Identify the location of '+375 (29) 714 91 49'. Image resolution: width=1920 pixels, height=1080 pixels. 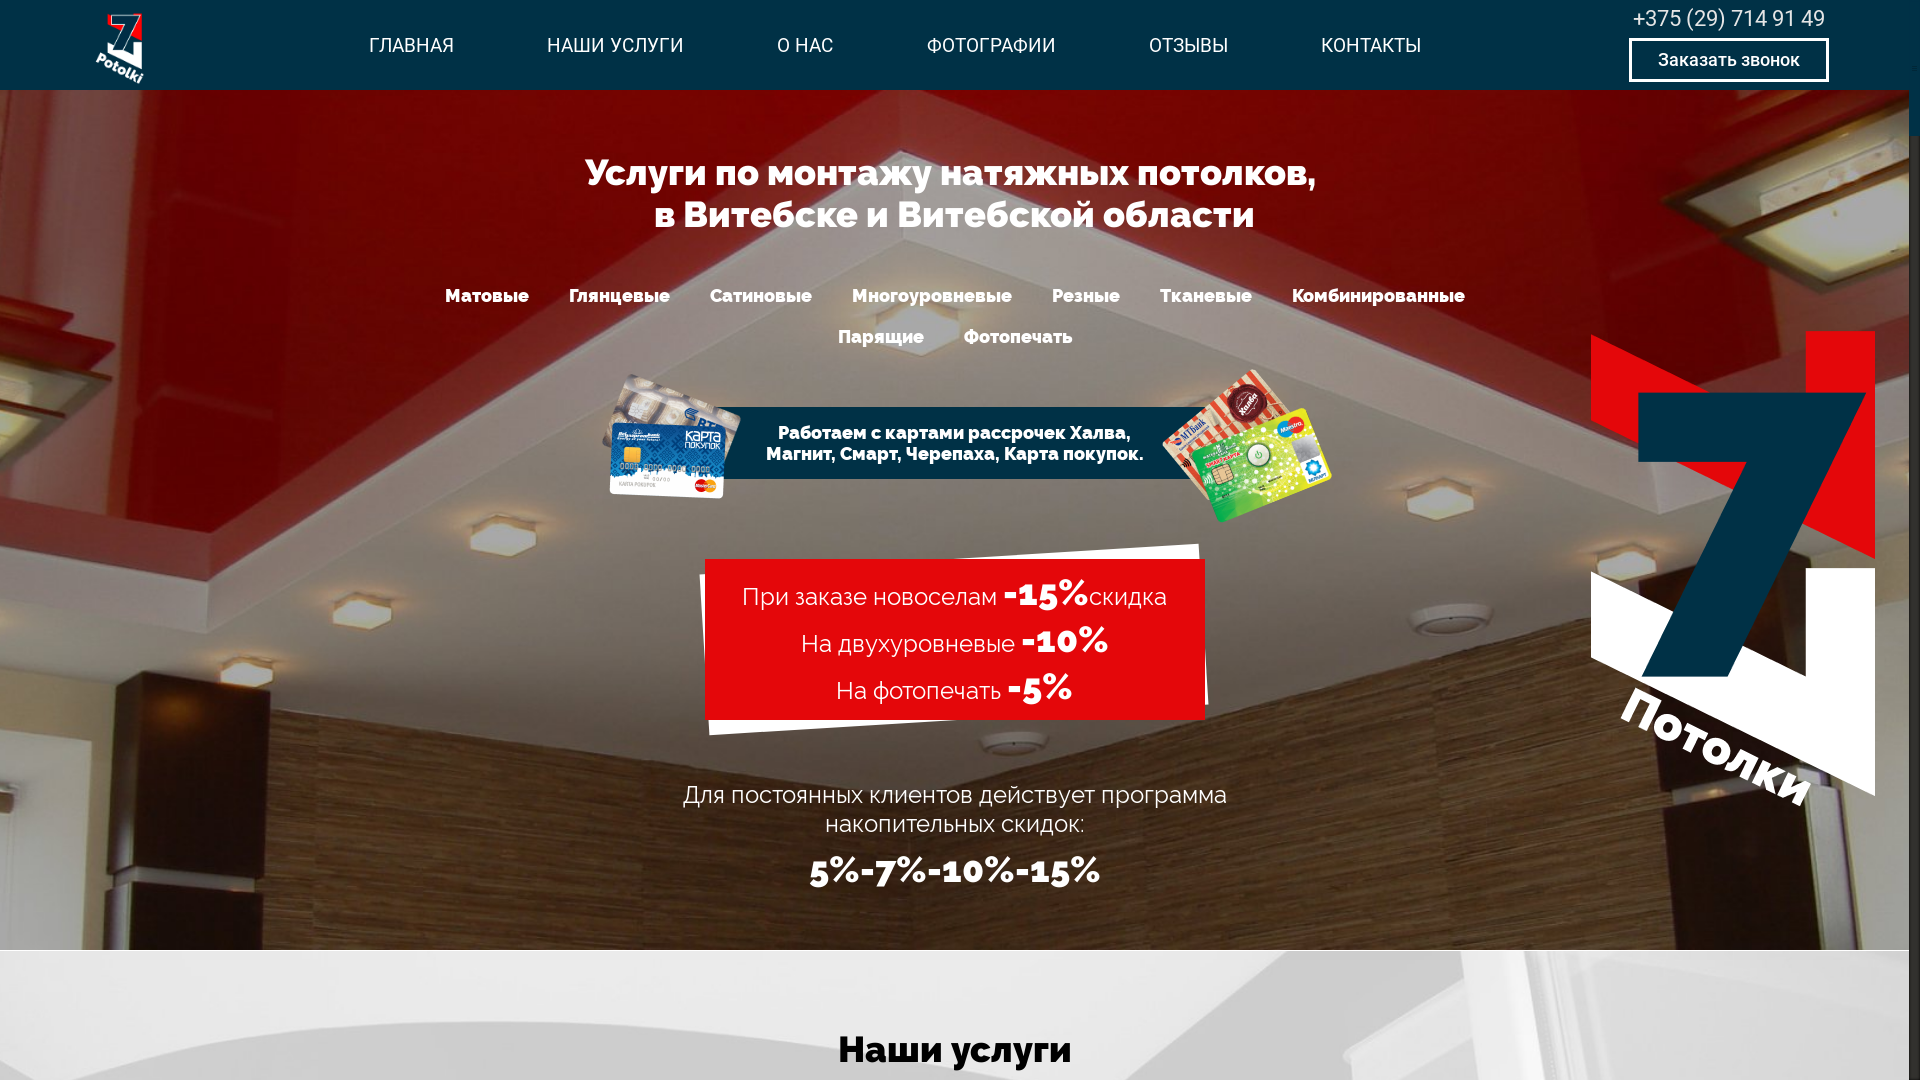
(1727, 19).